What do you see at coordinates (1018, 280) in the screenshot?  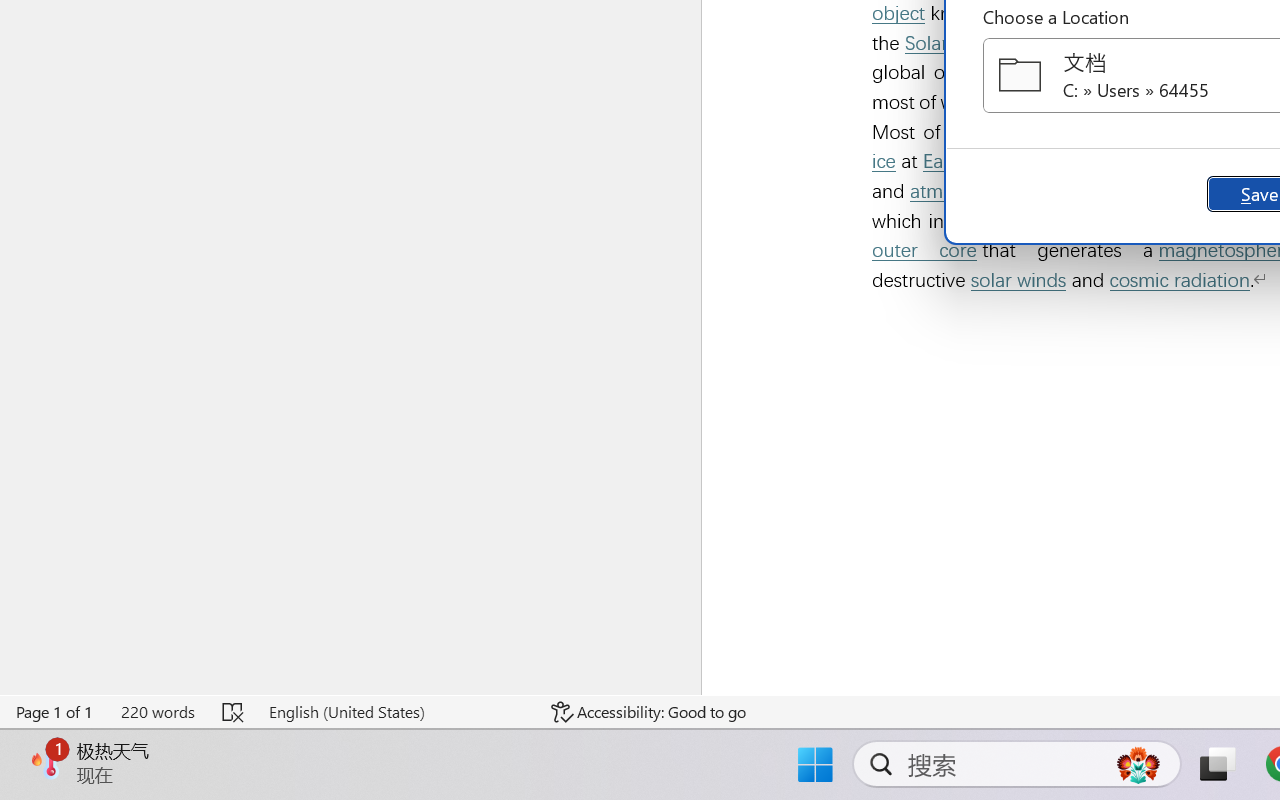 I see `'solar winds'` at bounding box center [1018, 280].